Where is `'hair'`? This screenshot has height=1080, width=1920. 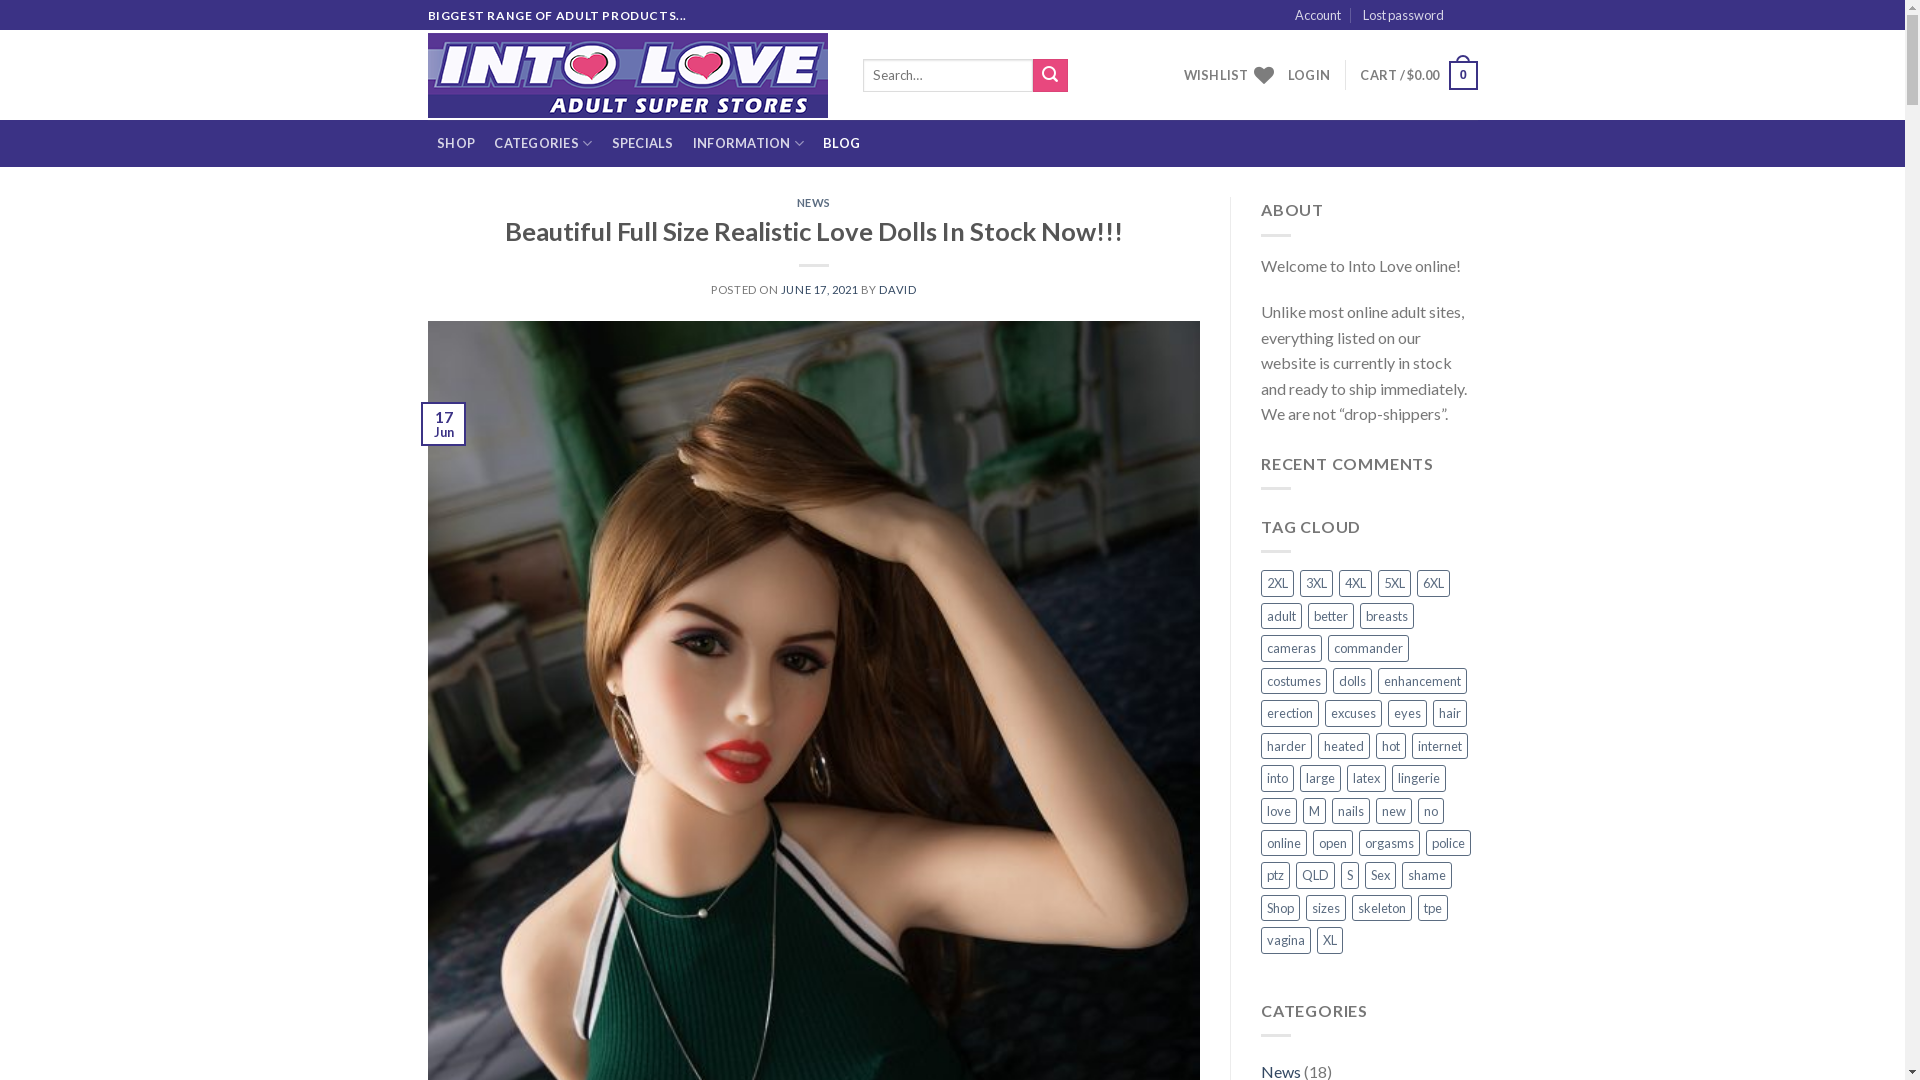
'hair' is located at coordinates (1449, 712).